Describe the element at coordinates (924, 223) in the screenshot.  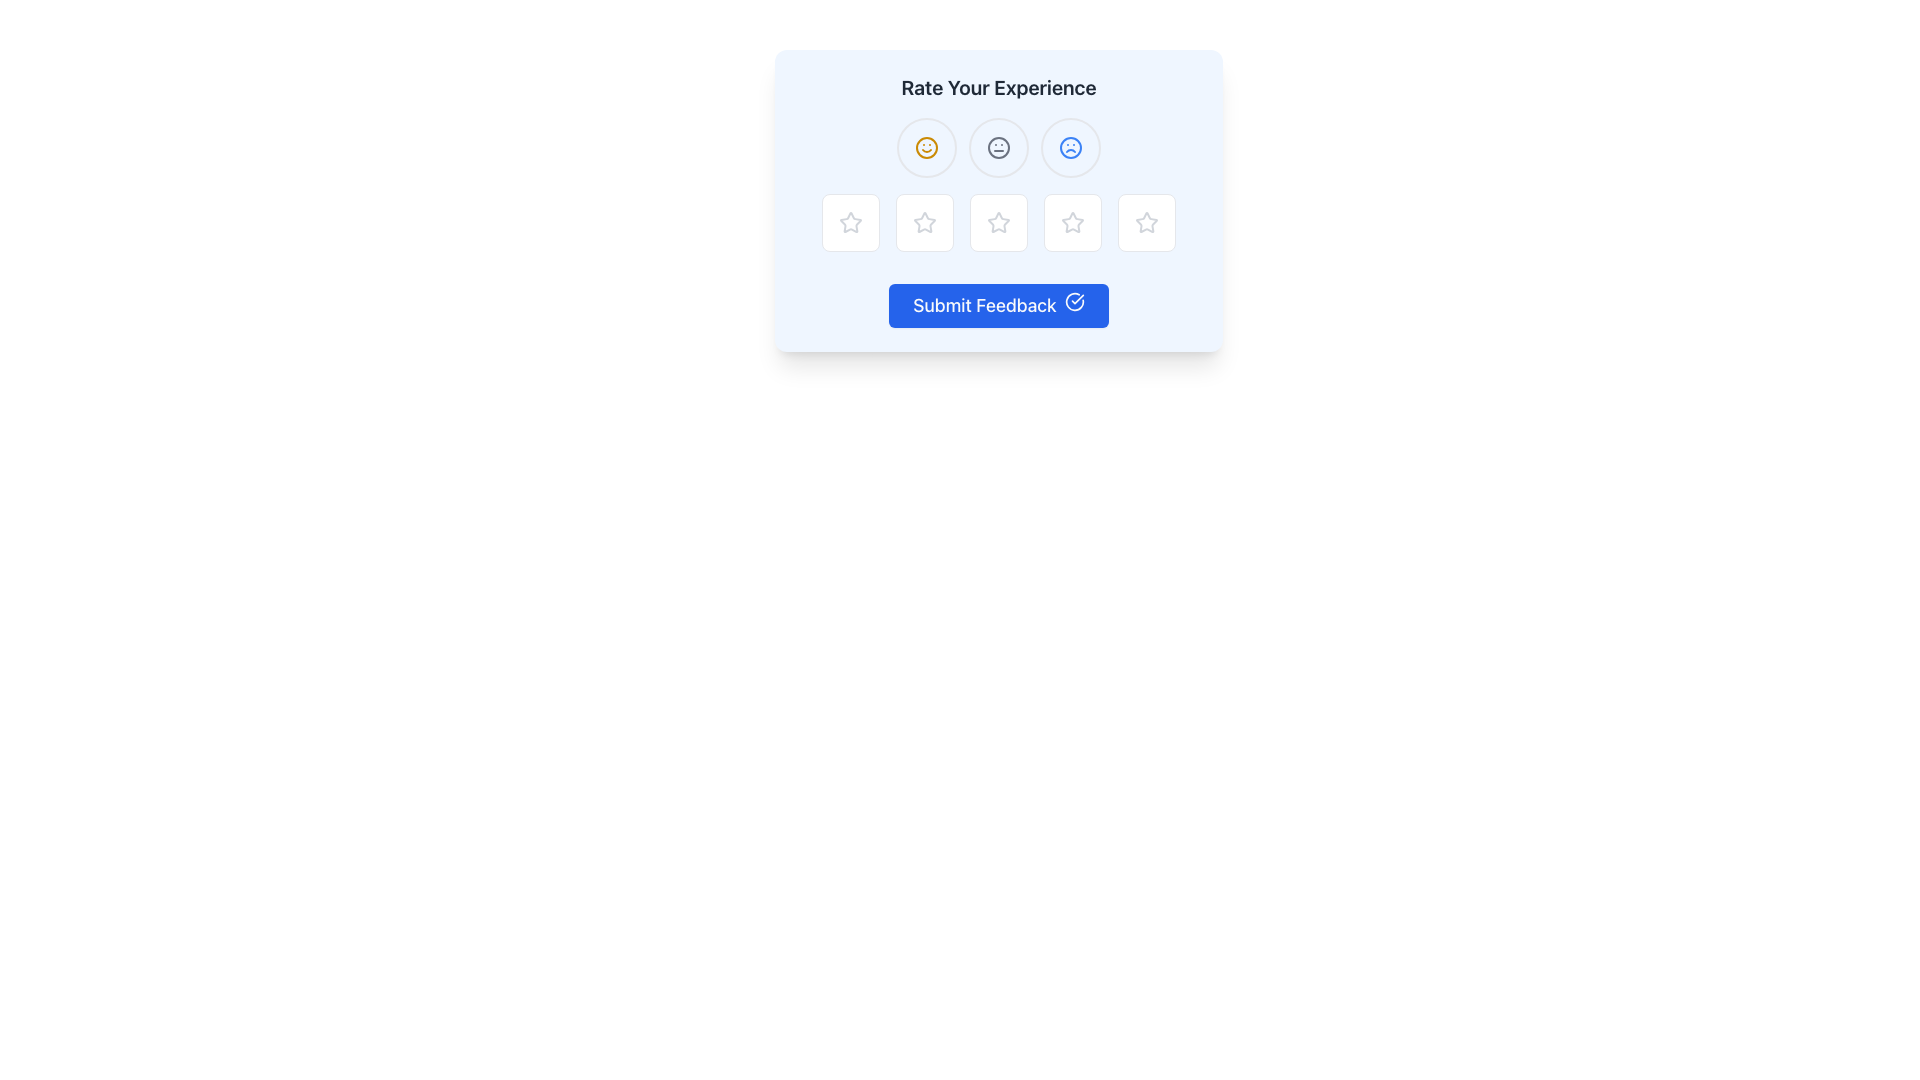
I see `the second star icon in the group of five outlined star icons, which is styled in light gray, located beneath the emoji-like icons representing user sentiment` at that location.